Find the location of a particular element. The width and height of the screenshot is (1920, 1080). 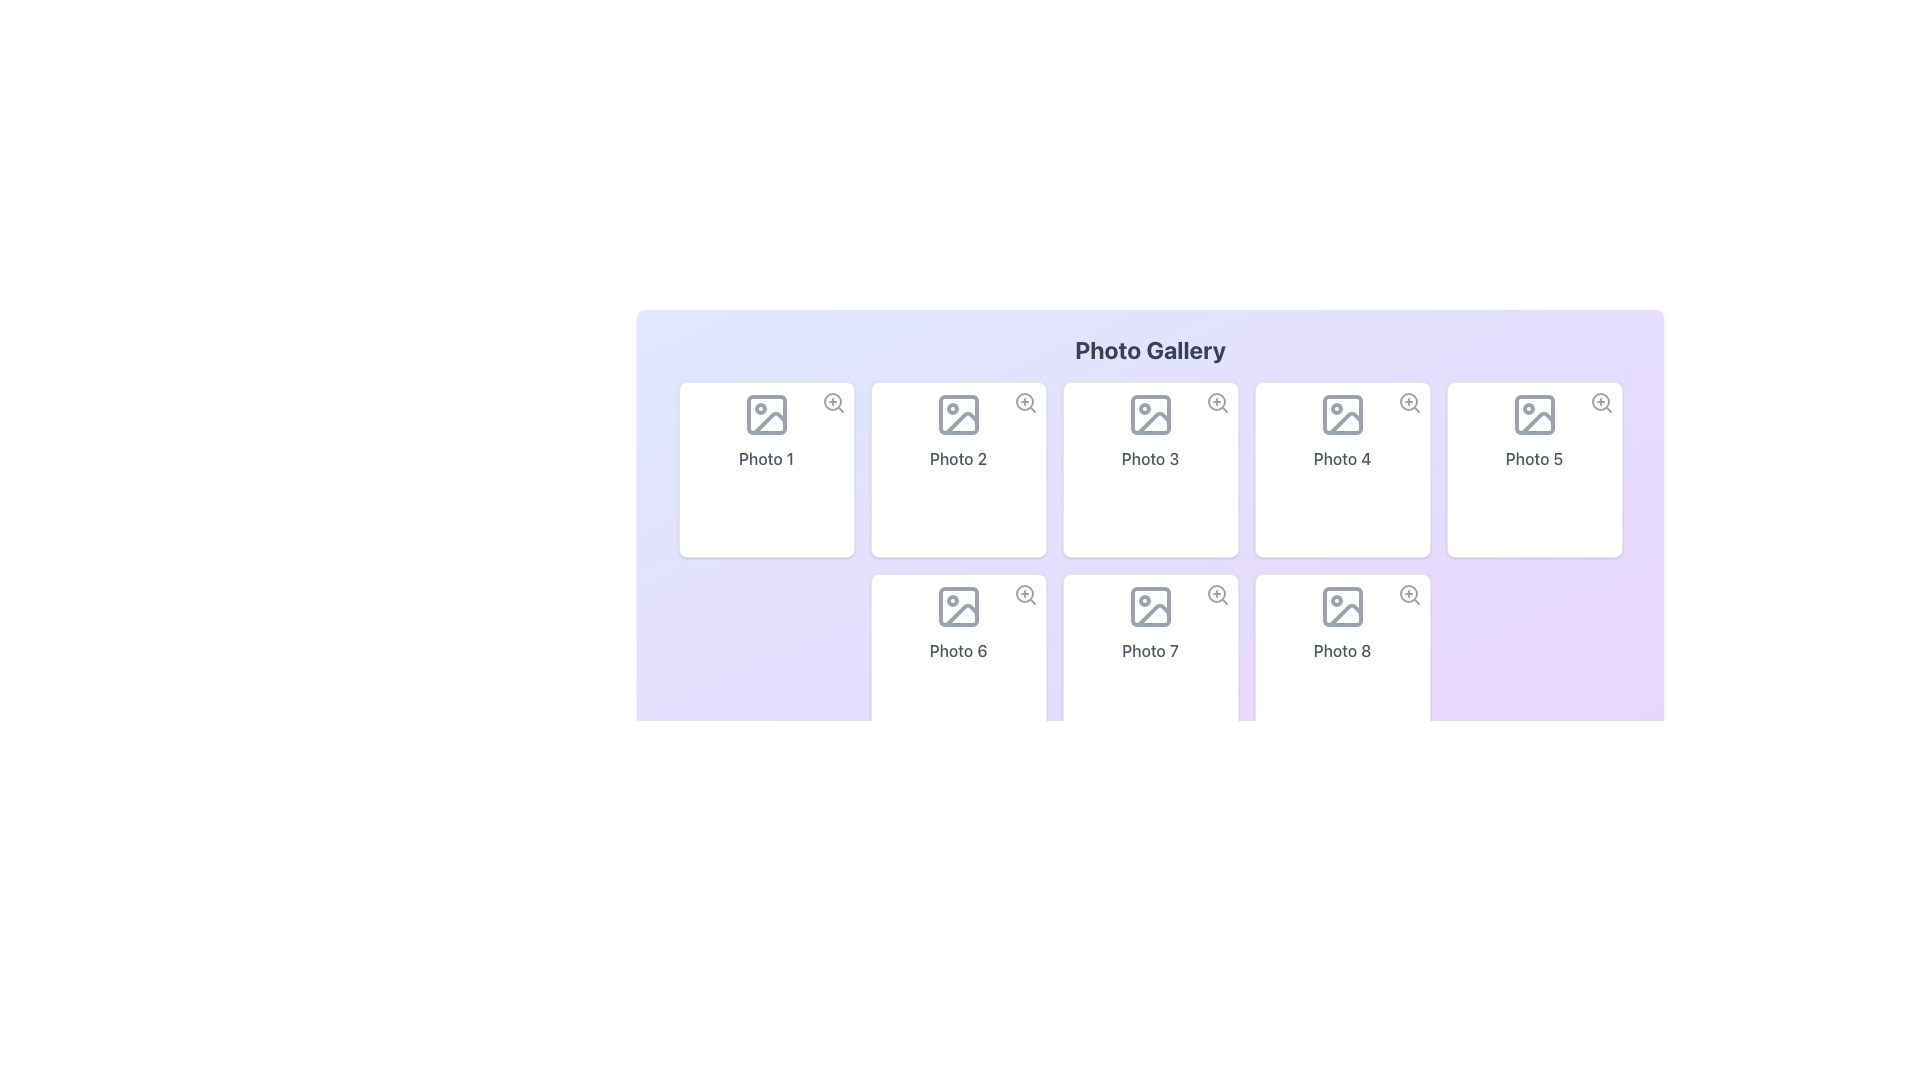

the icon representing the placeholder for the photo associated with the 'Photo 2' card, located in the second position of the first row in the gallery is located at coordinates (957, 414).